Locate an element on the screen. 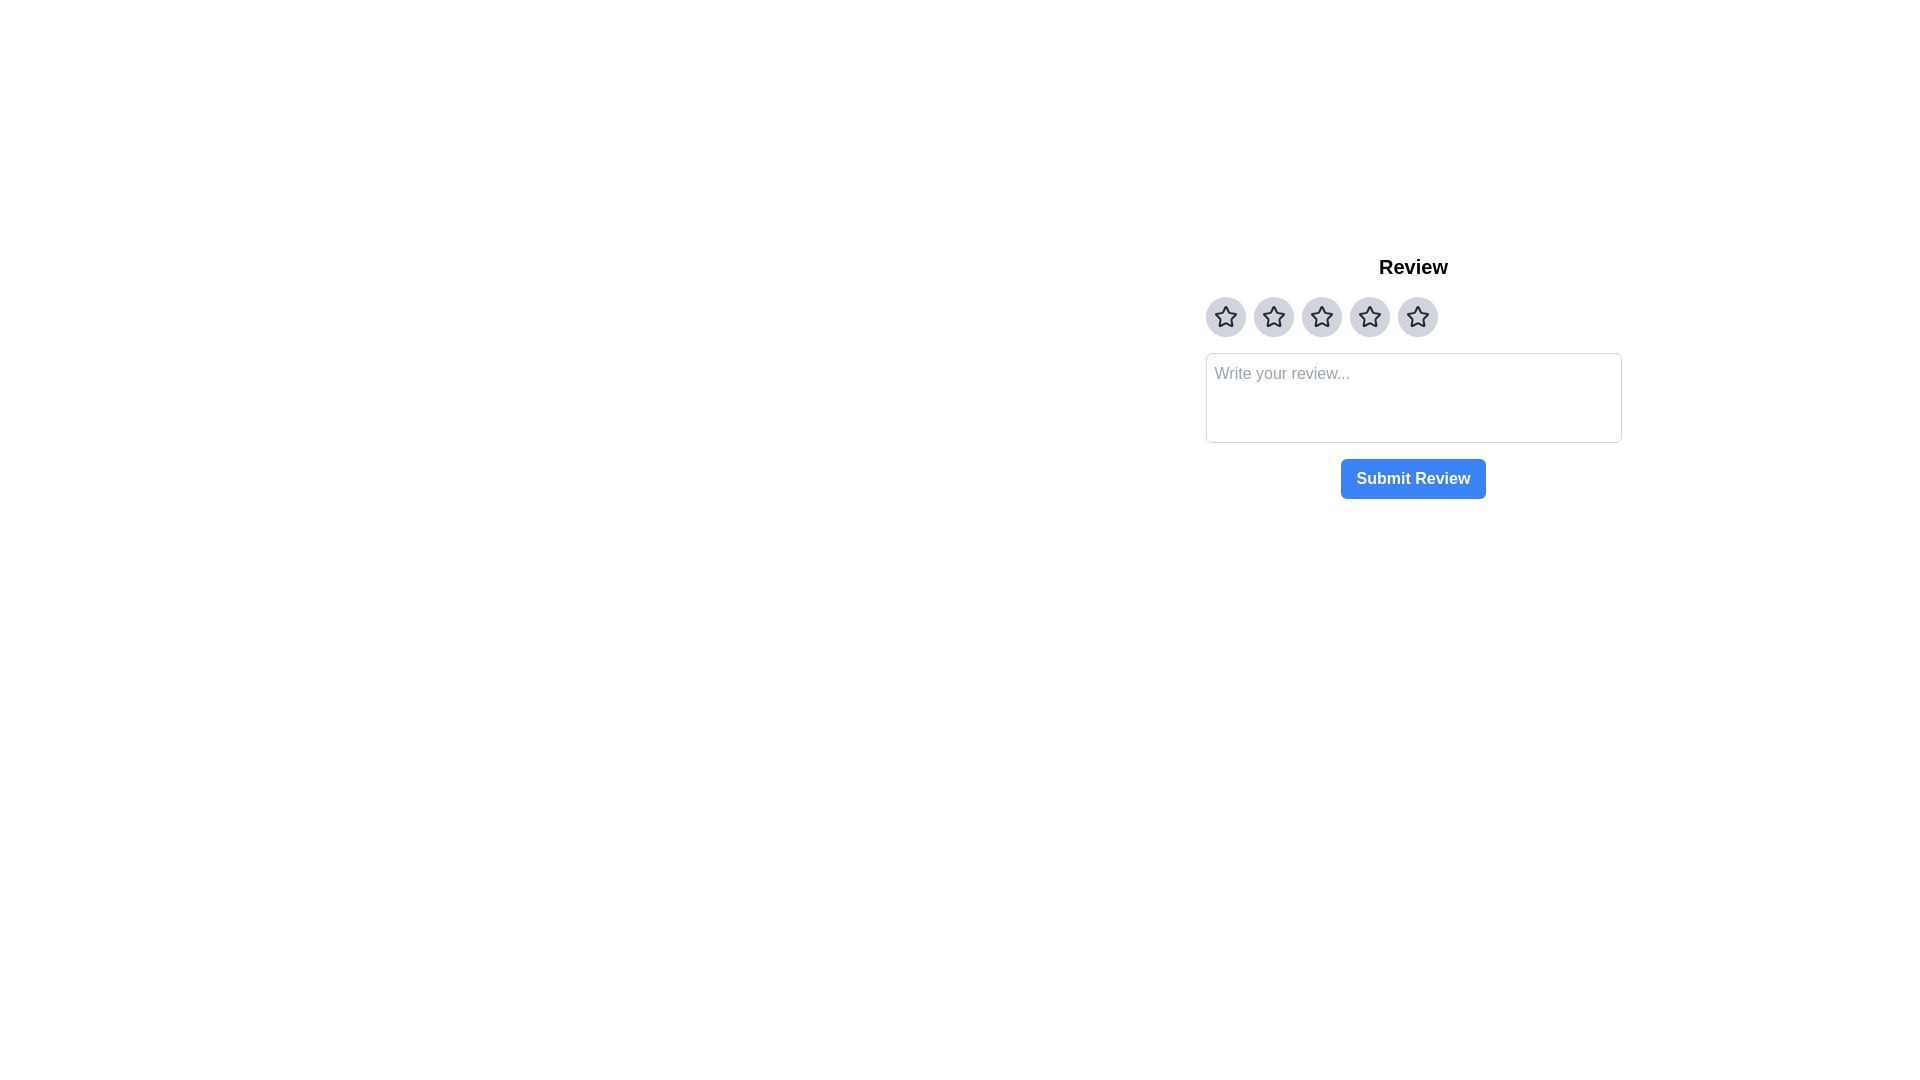 The height and width of the screenshot is (1080, 1920). the fifth circular button with a gray background and a star-shaped icon, positioned among a row of five buttons is located at coordinates (1416, 315).